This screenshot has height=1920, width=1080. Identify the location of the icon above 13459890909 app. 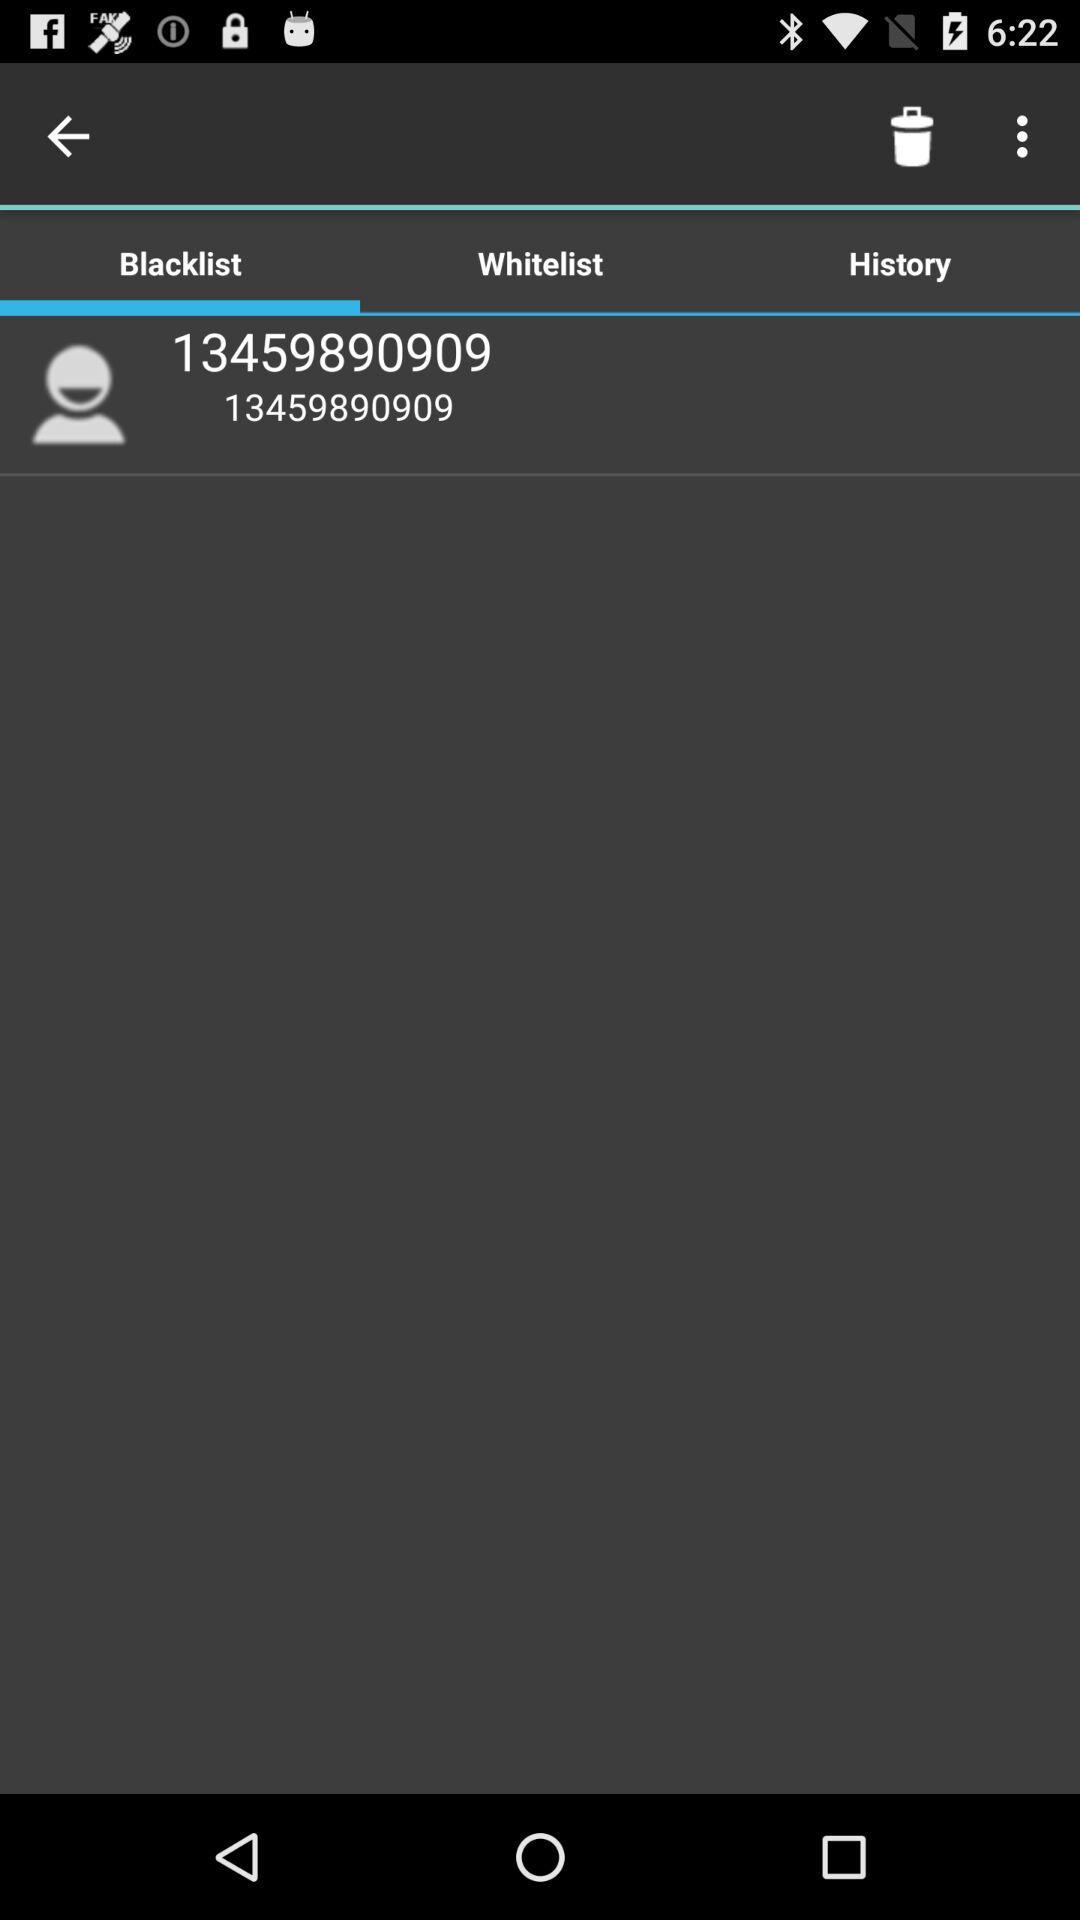
(540, 261).